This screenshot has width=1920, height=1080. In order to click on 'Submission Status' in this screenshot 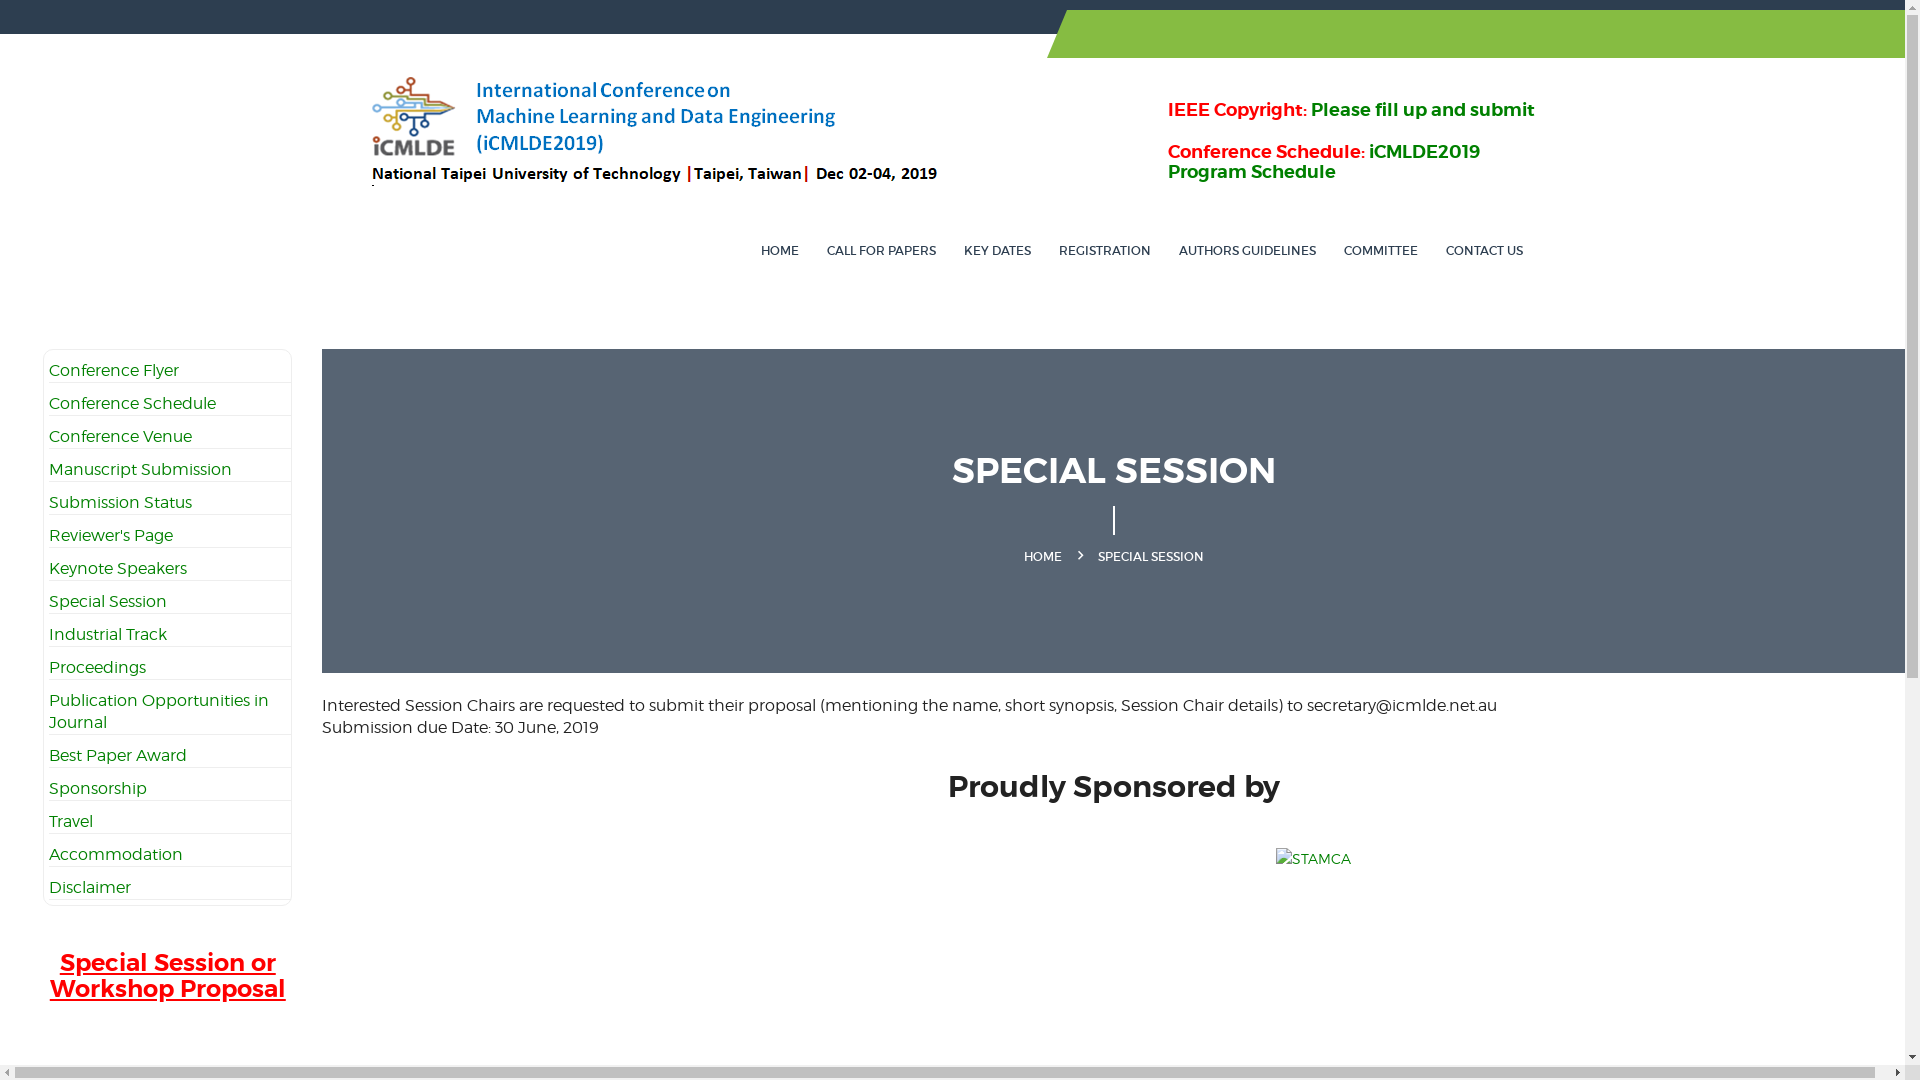, I will do `click(119, 501)`.